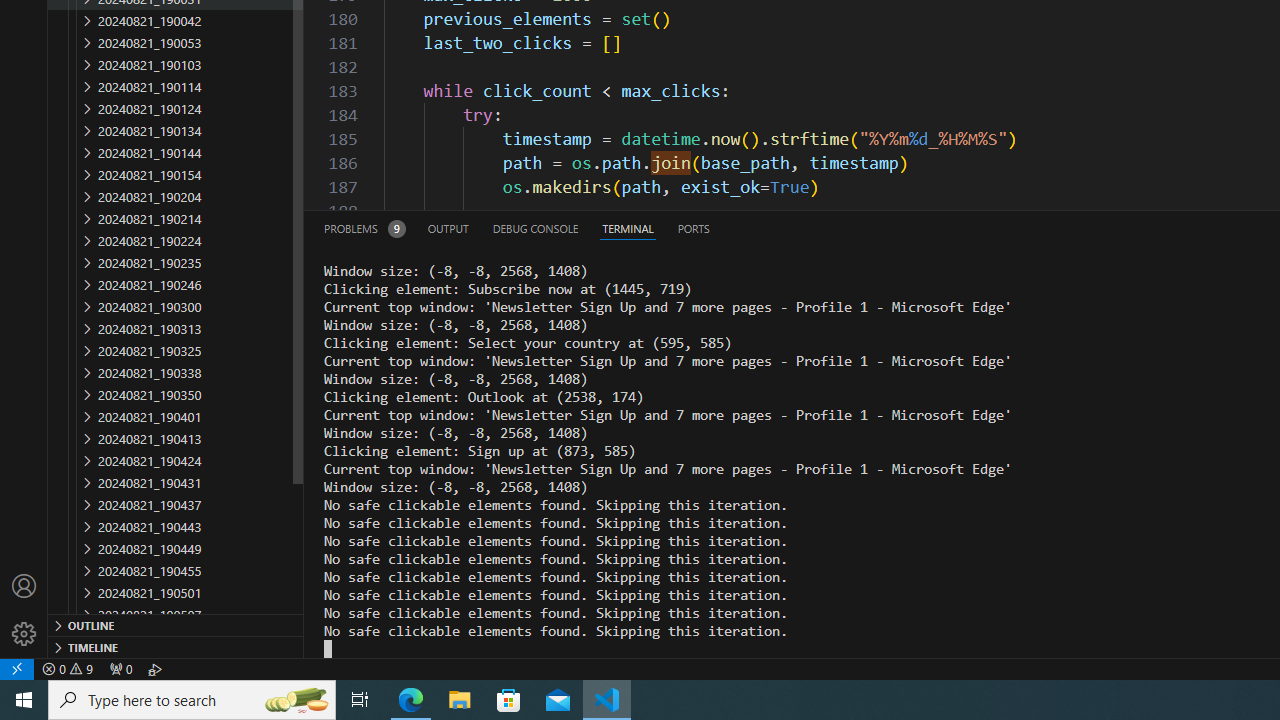 Image resolution: width=1280 pixels, height=720 pixels. What do you see at coordinates (535, 227) in the screenshot?
I see `'Debug Console (Ctrl+Shift+Y)'` at bounding box center [535, 227].